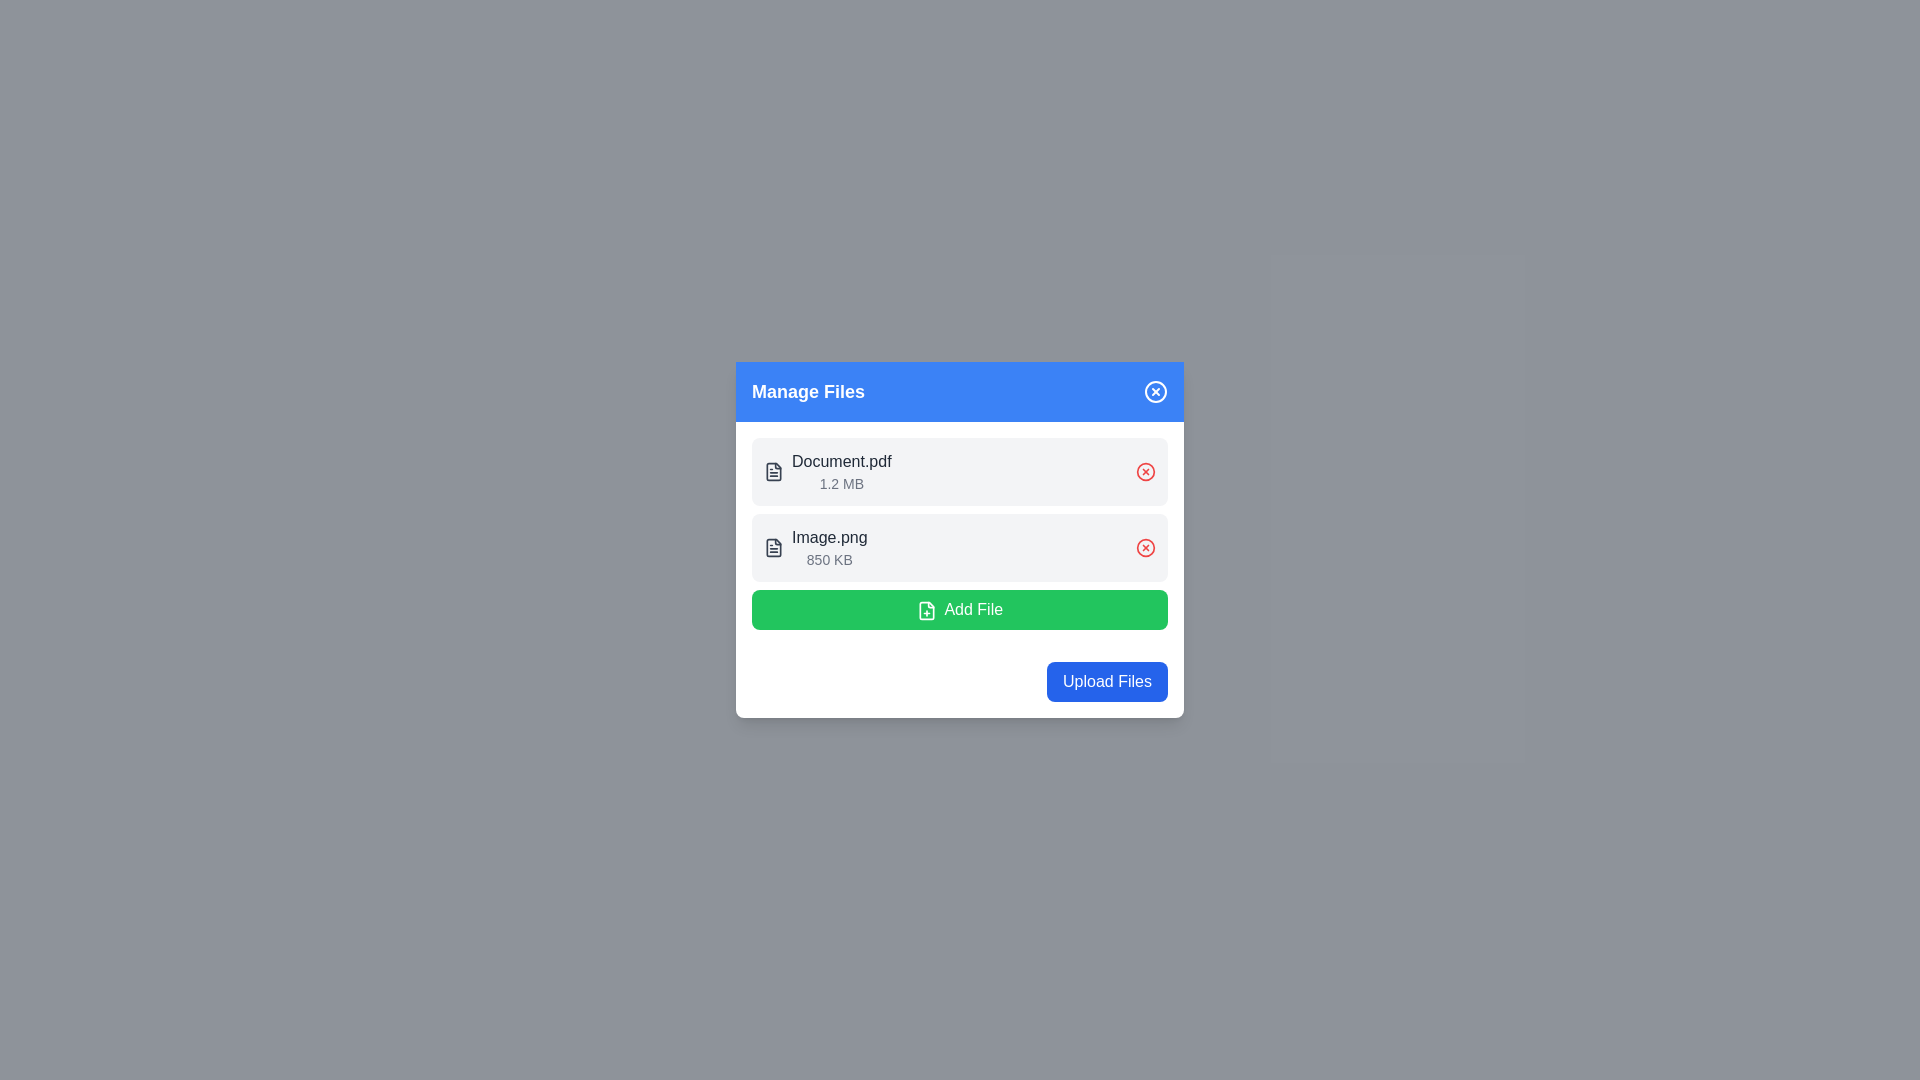 The image size is (1920, 1080). Describe the element at coordinates (815, 547) in the screenshot. I see `the file descriptor located in the second row of the file management interface for additional actions or information` at that location.